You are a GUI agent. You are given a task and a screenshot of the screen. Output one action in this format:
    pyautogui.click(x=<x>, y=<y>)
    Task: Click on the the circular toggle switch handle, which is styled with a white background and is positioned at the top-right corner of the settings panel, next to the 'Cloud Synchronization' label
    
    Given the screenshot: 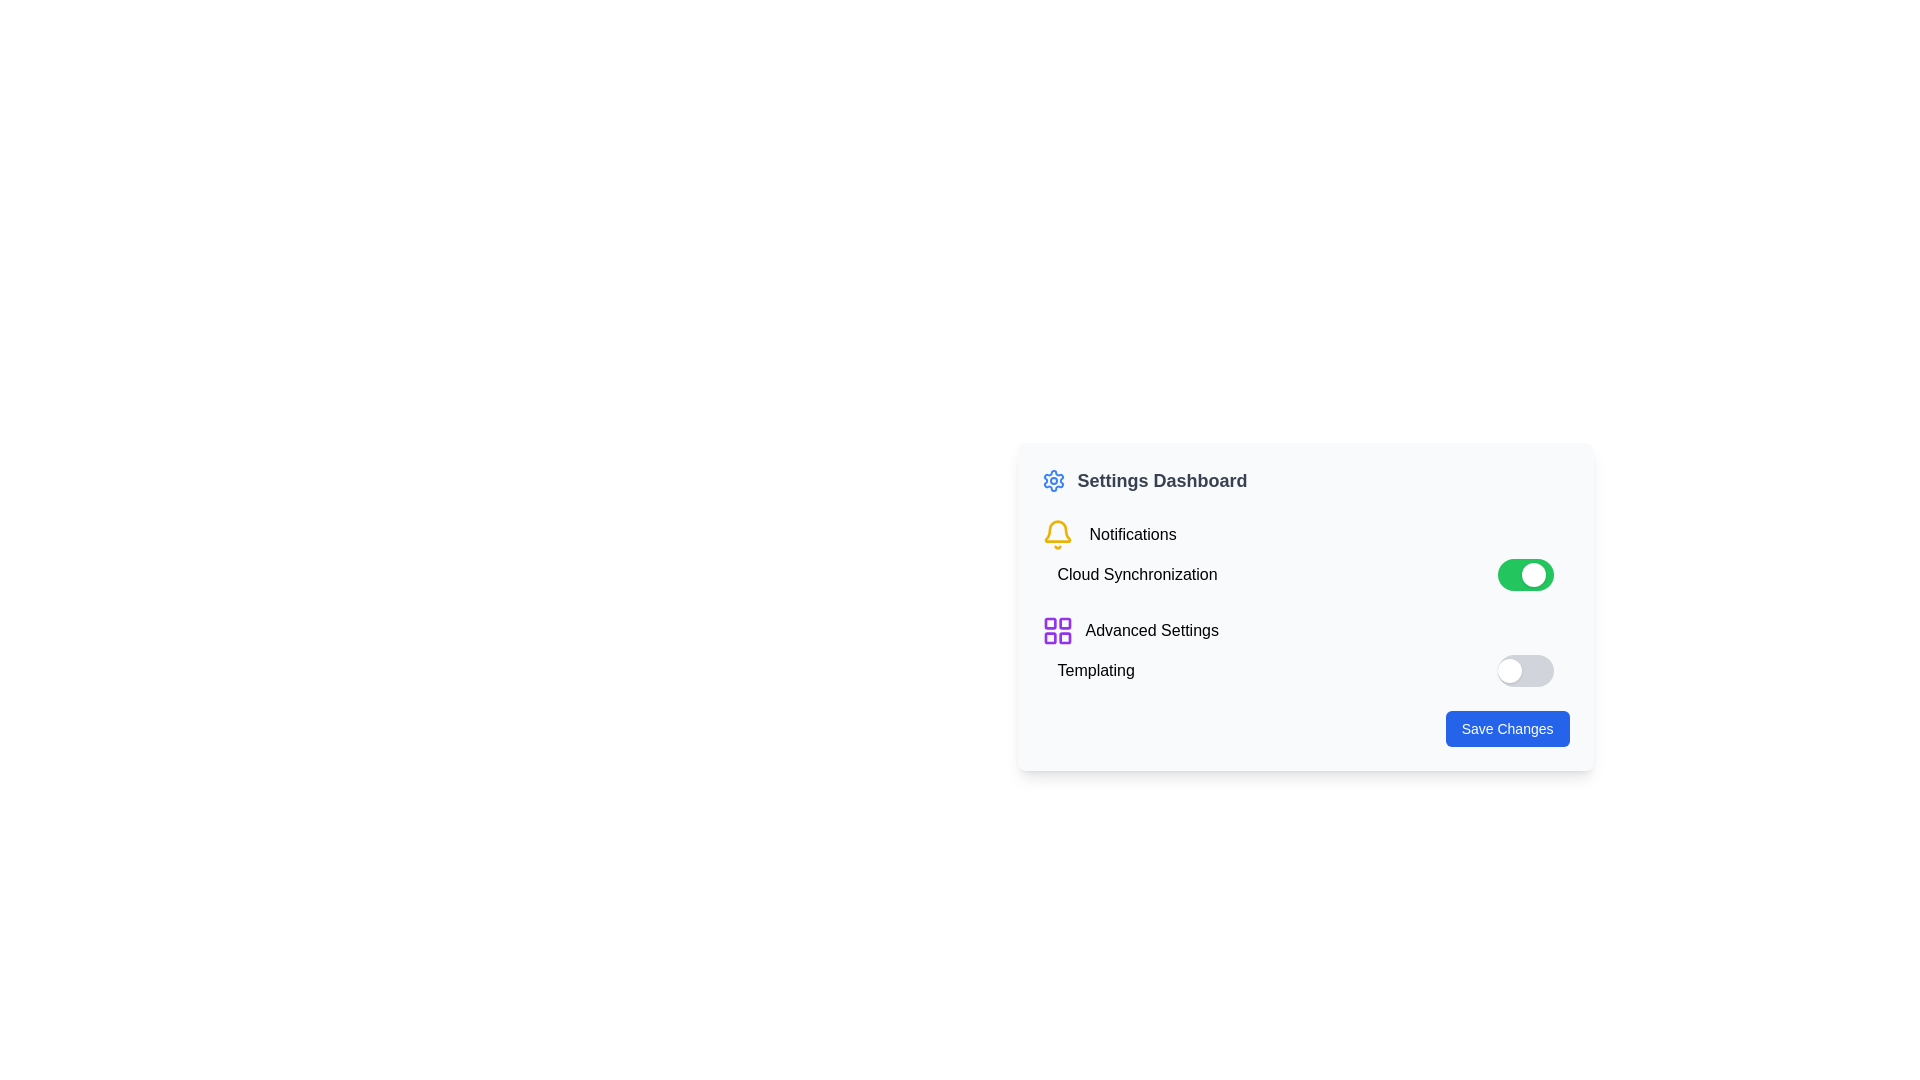 What is the action you would take?
    pyautogui.click(x=1532, y=574)
    